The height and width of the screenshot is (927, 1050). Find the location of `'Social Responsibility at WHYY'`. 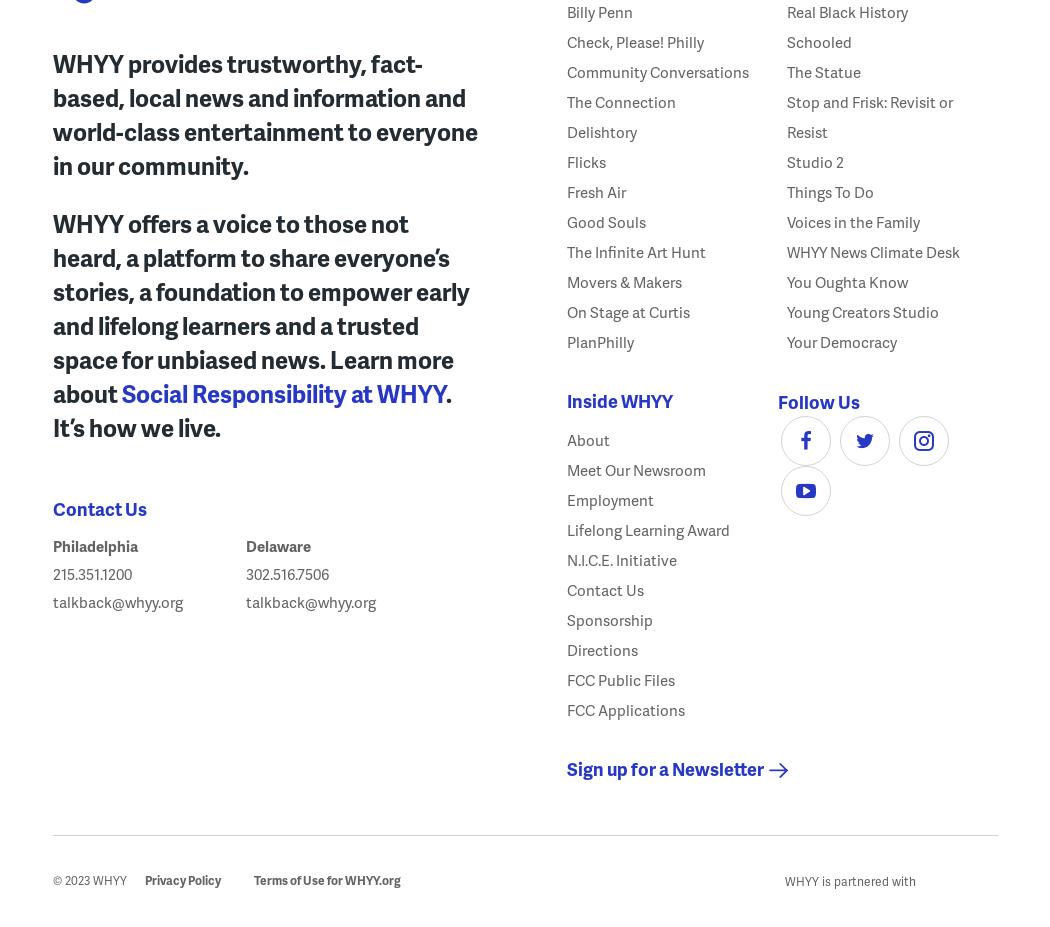

'Social Responsibility at WHYY' is located at coordinates (281, 391).